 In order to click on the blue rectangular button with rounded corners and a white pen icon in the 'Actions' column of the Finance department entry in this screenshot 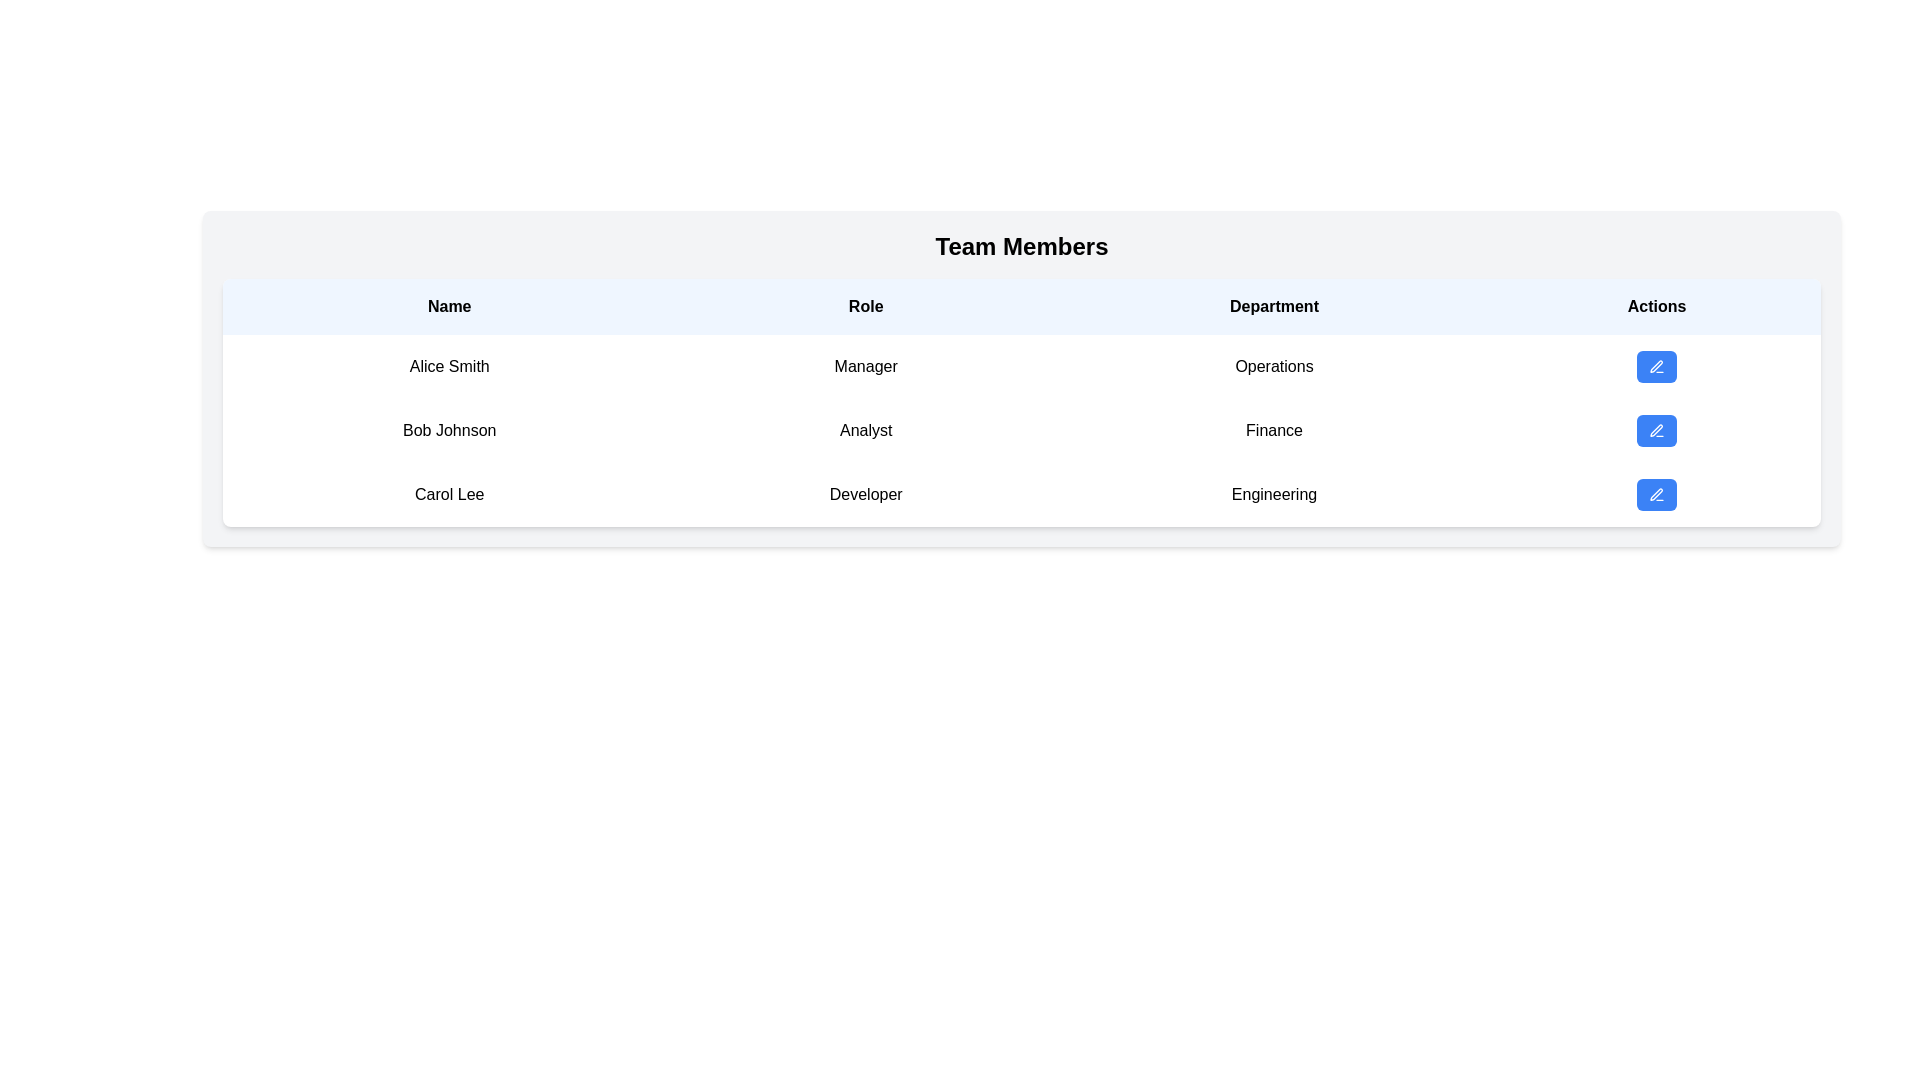, I will do `click(1656, 430)`.